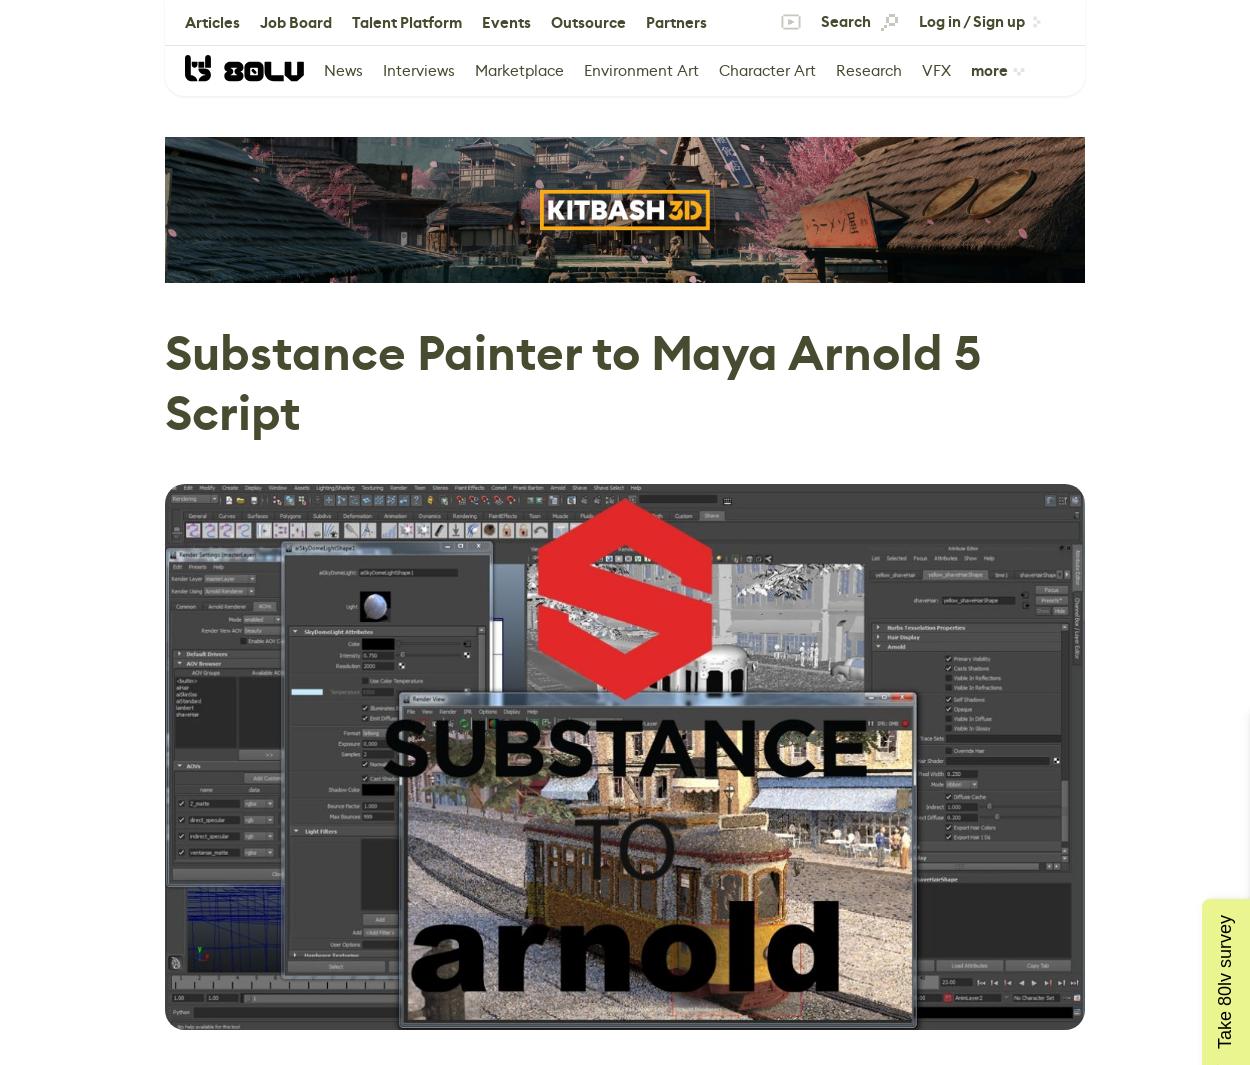 The height and width of the screenshot is (1065, 1250). Describe the element at coordinates (282, 65) in the screenshot. I see `'About'` at that location.